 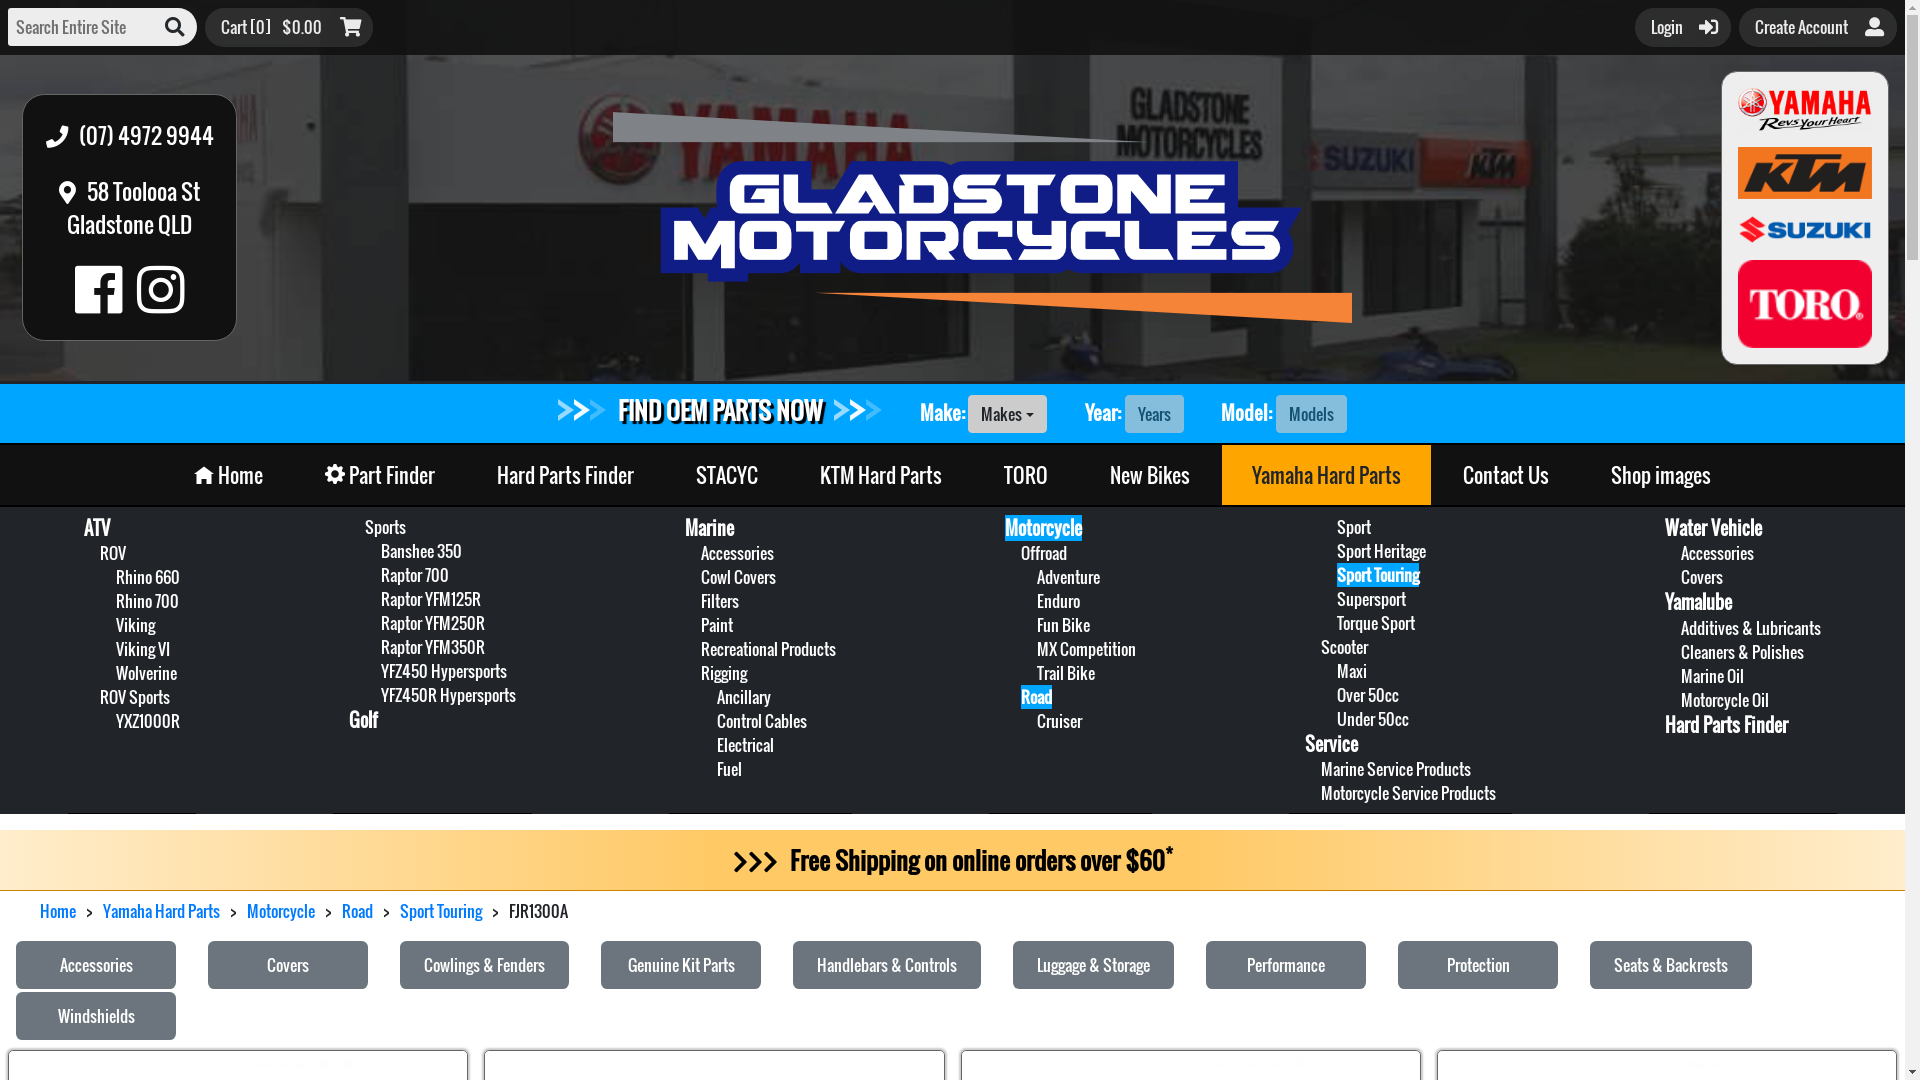 What do you see at coordinates (1725, 725) in the screenshot?
I see `'Hard Parts Finder'` at bounding box center [1725, 725].